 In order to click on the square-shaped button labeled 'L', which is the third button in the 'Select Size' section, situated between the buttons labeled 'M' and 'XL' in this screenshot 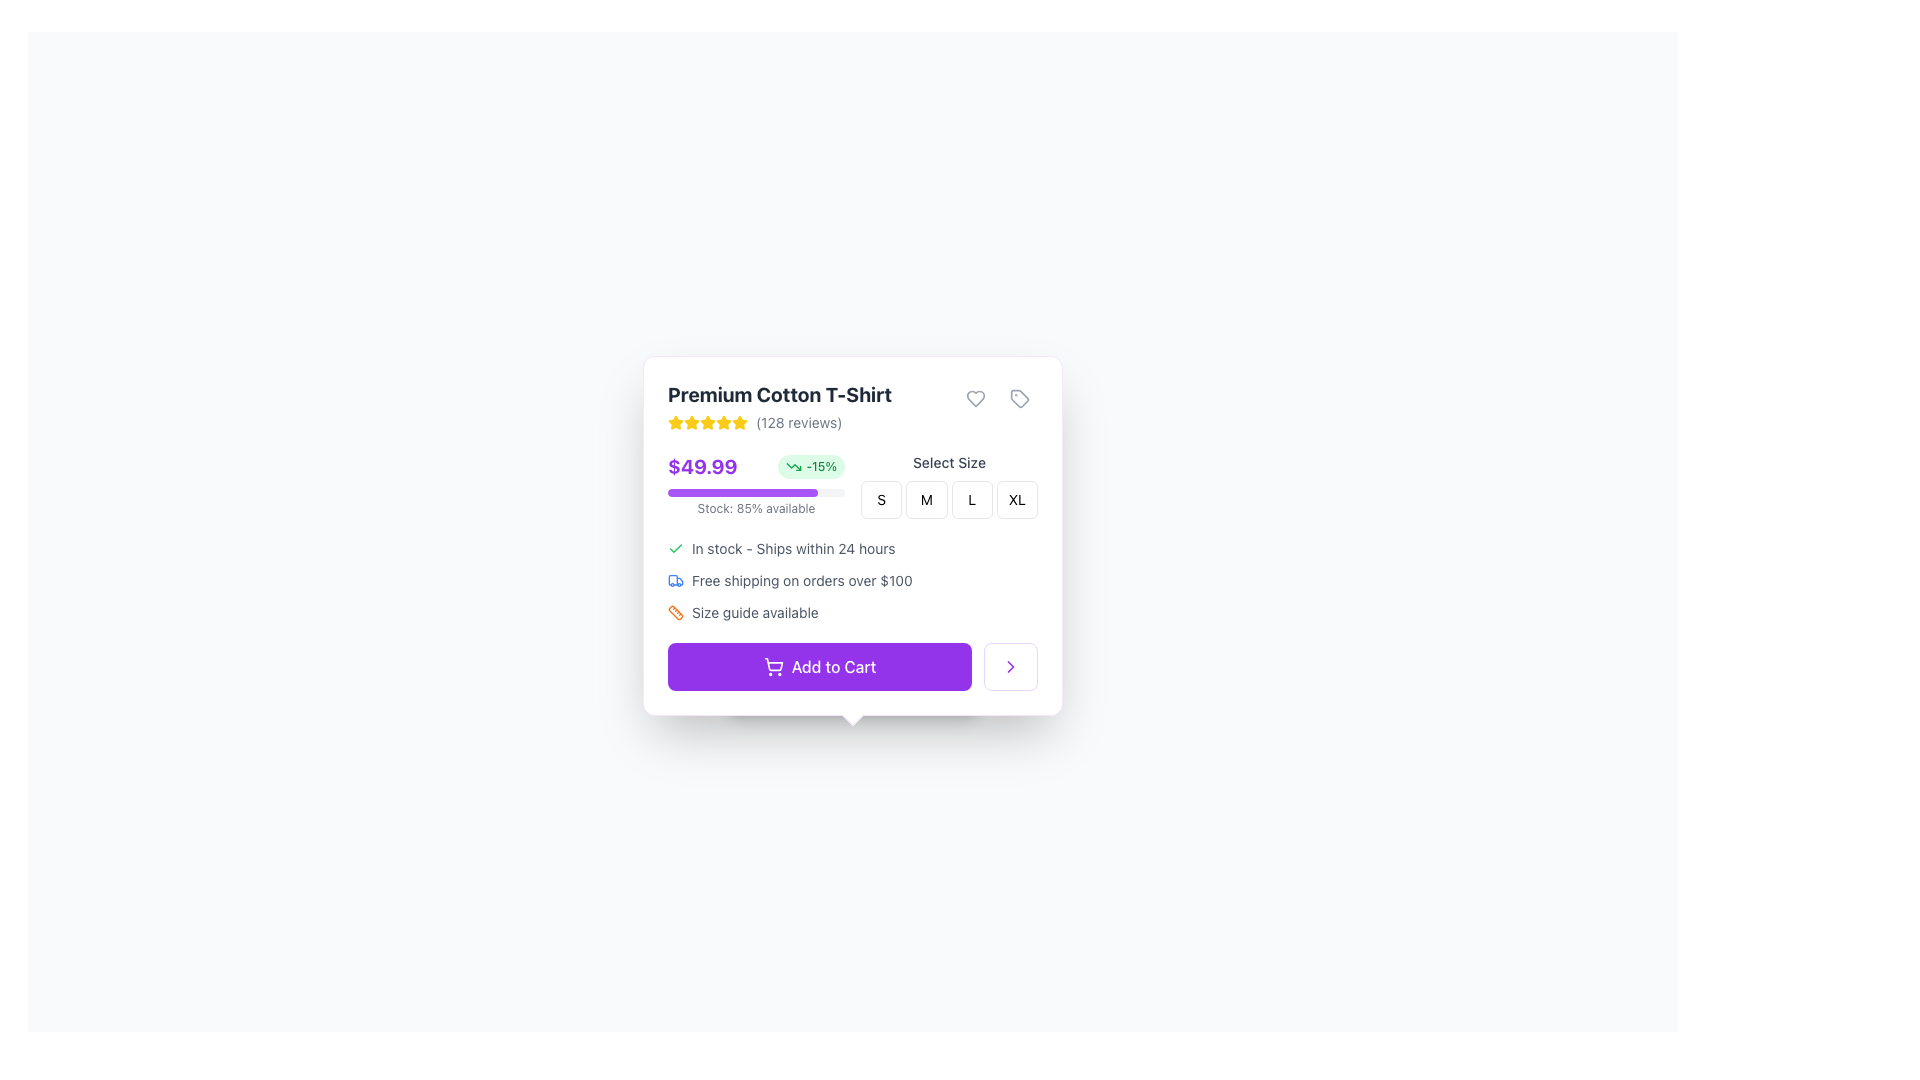, I will do `click(972, 499)`.